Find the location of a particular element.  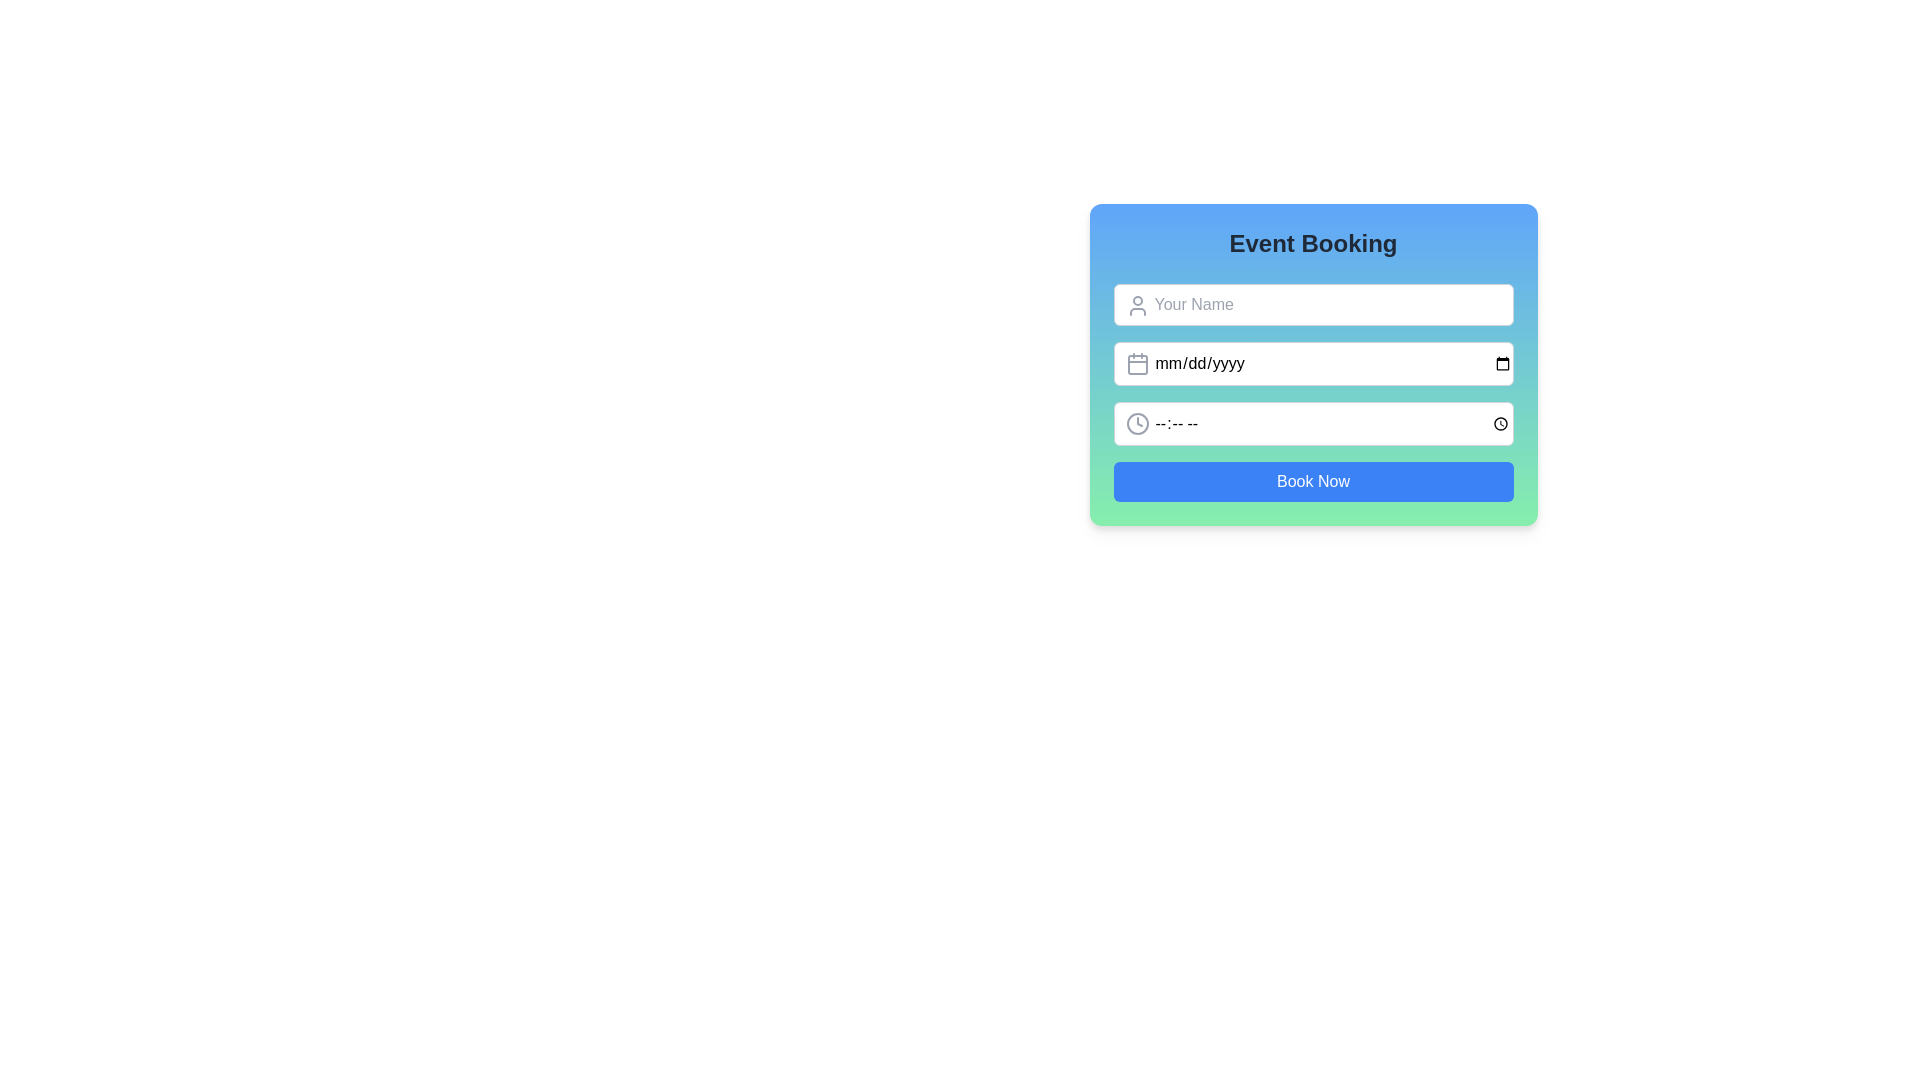

the Time input field in the 'Event Booking' form to focus and activate the time picker is located at coordinates (1313, 423).